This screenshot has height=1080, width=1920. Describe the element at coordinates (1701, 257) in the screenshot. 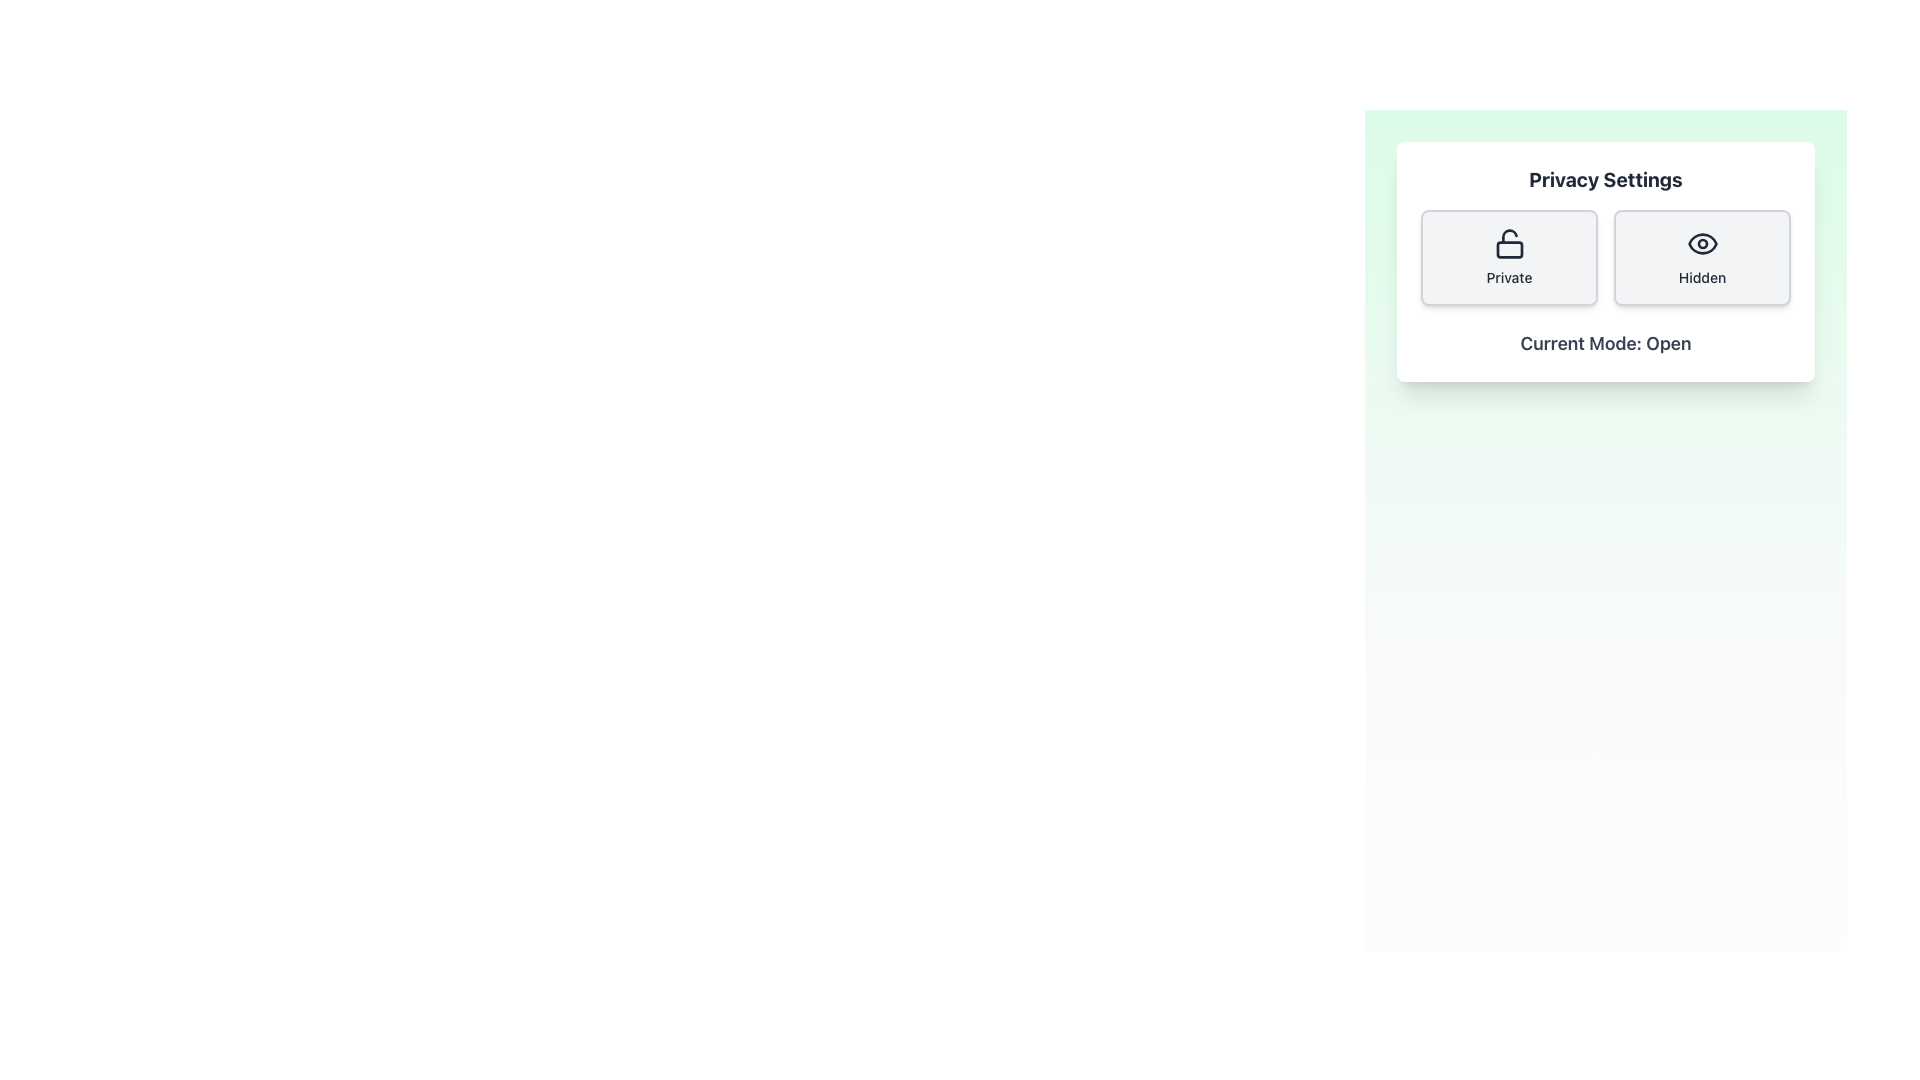

I see `the second card from the left that has a light gray background, an eye icon at the top, and the text 'Hidden' below it` at that location.